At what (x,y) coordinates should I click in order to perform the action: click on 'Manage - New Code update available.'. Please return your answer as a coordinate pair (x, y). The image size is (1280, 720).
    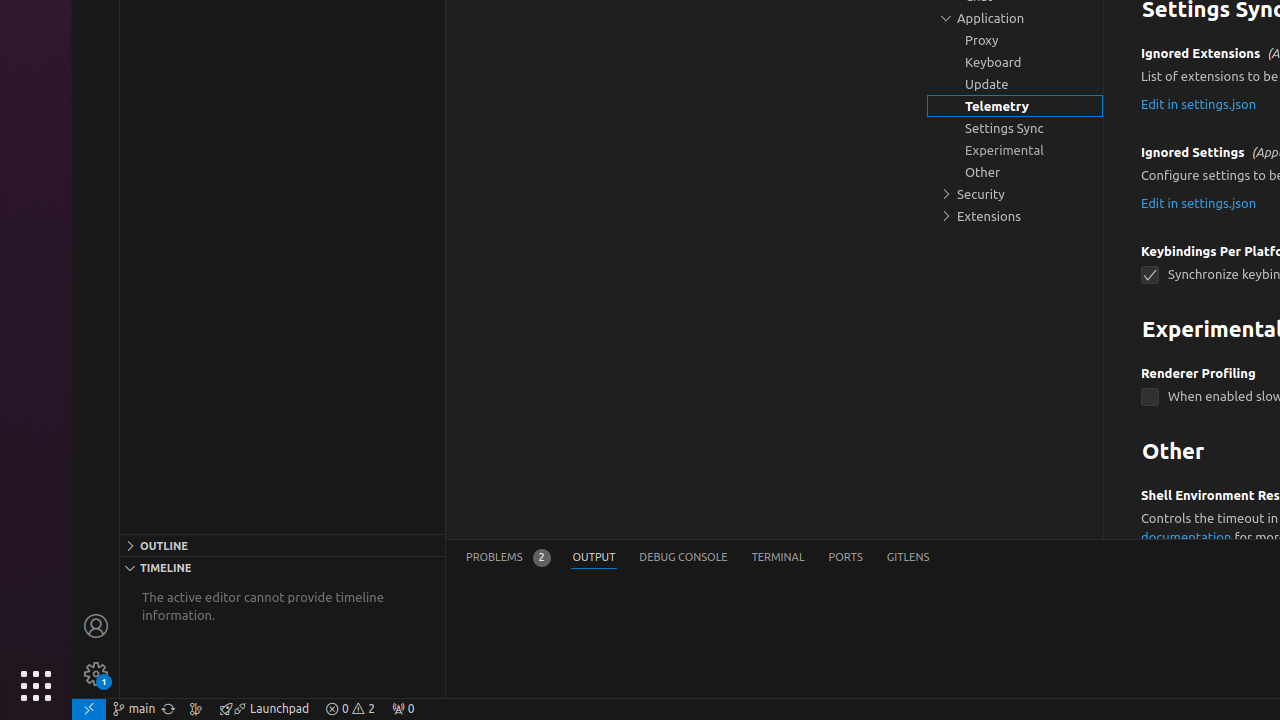
    Looking at the image, I should click on (95, 673).